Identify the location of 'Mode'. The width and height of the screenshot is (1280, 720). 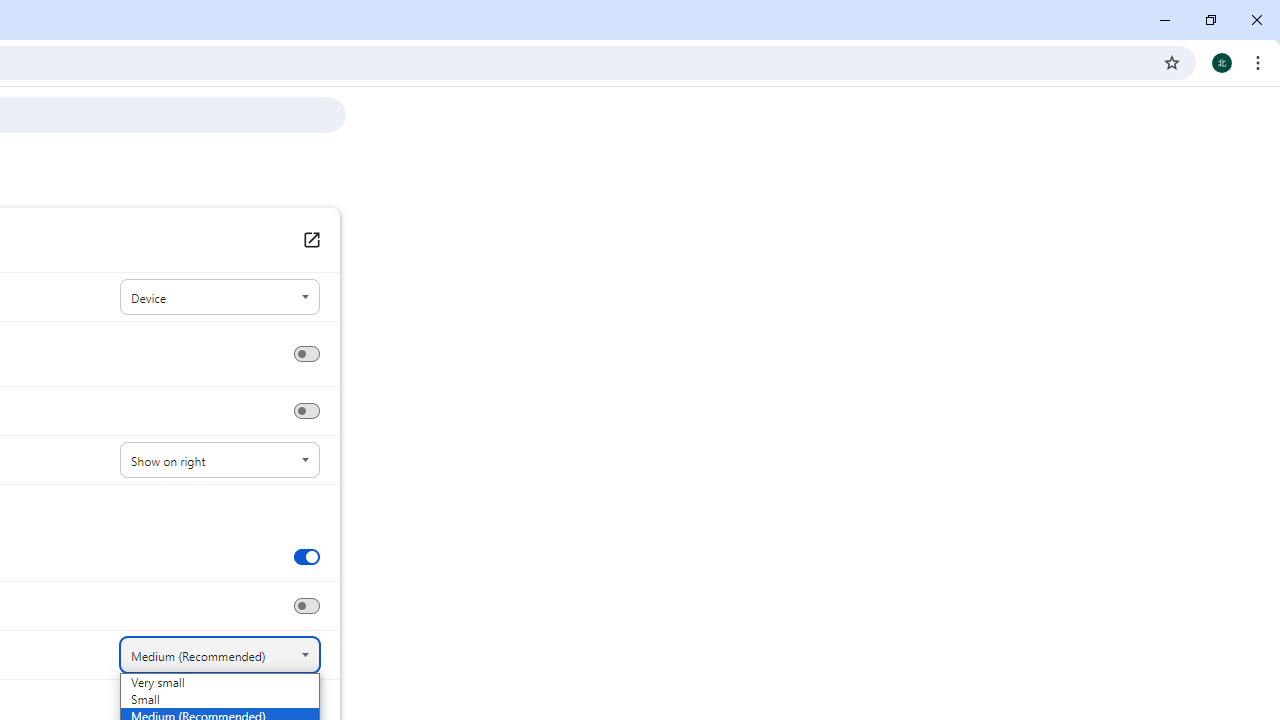
(219, 297).